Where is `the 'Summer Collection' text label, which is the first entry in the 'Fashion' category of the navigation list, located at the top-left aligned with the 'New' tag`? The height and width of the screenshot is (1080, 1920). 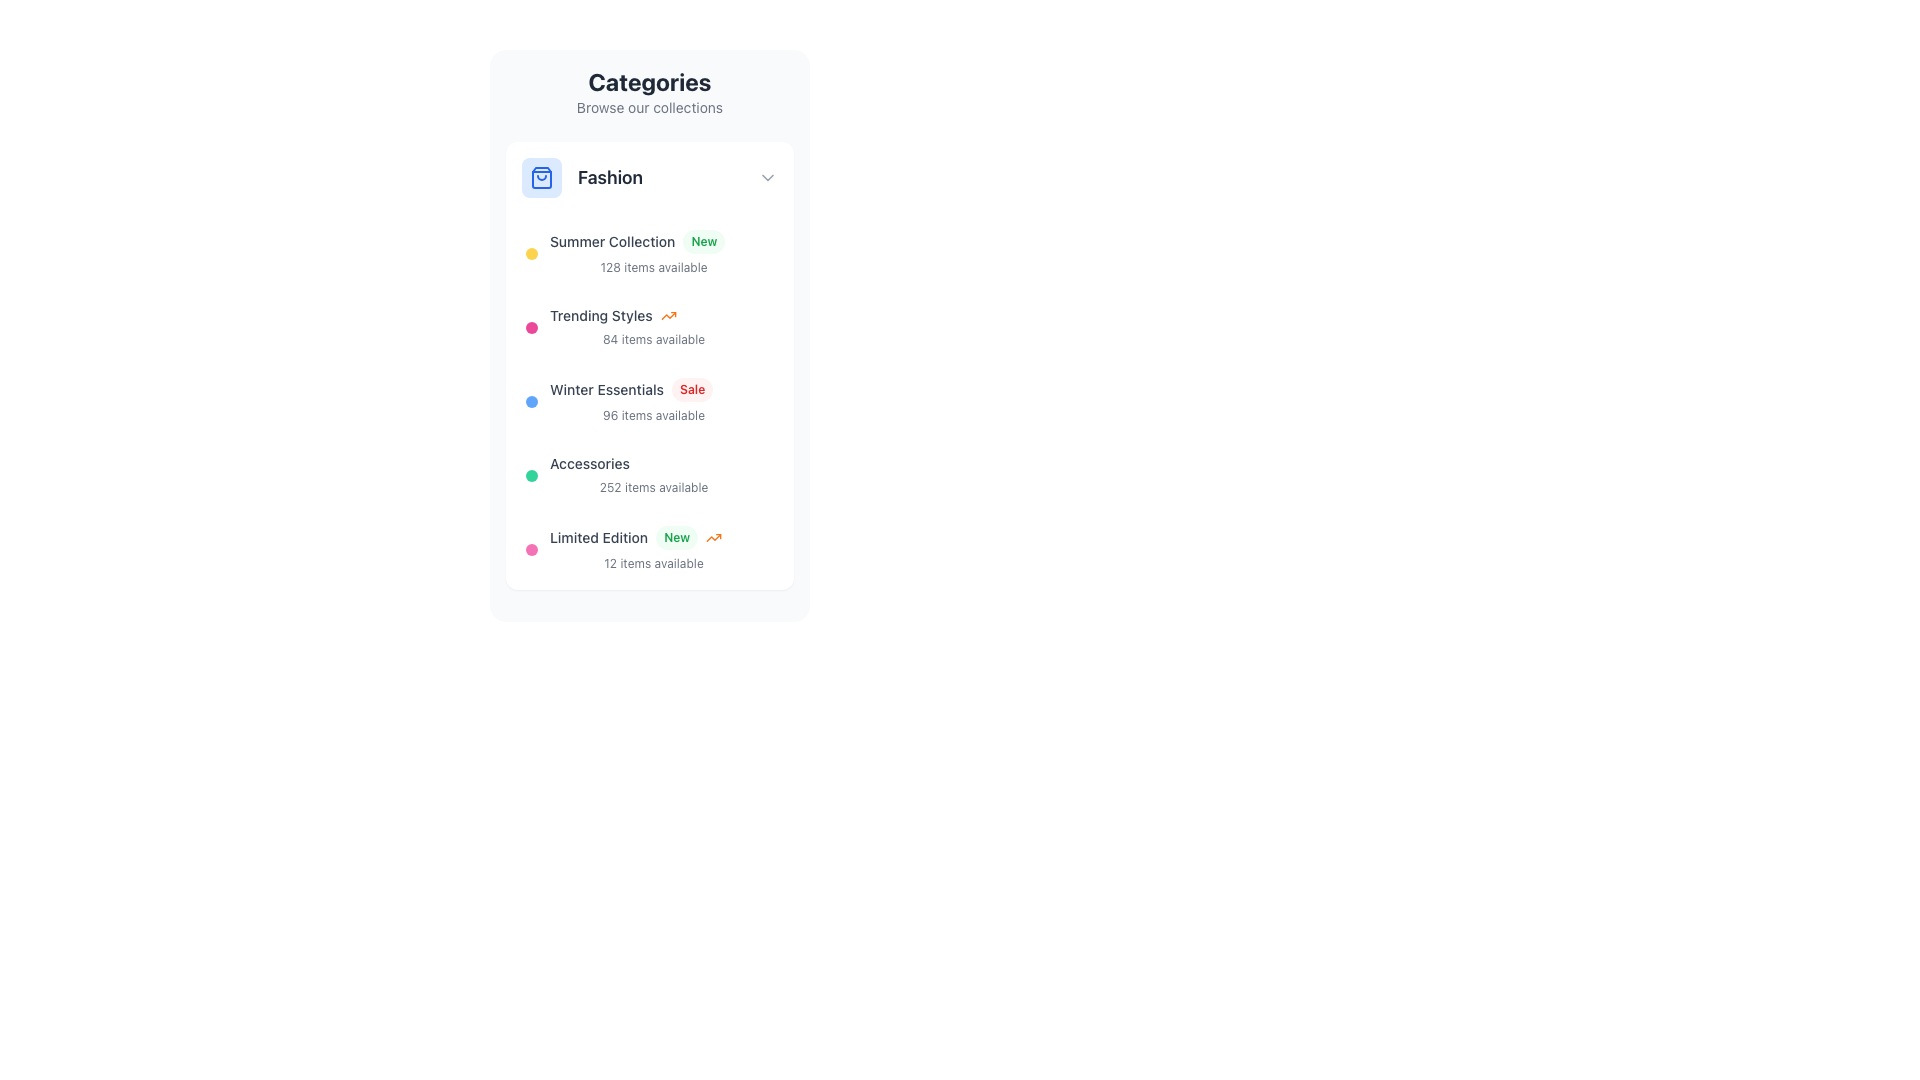
the 'Summer Collection' text label, which is the first entry in the 'Fashion' category of the navigation list, located at the top-left aligned with the 'New' tag is located at coordinates (611, 241).